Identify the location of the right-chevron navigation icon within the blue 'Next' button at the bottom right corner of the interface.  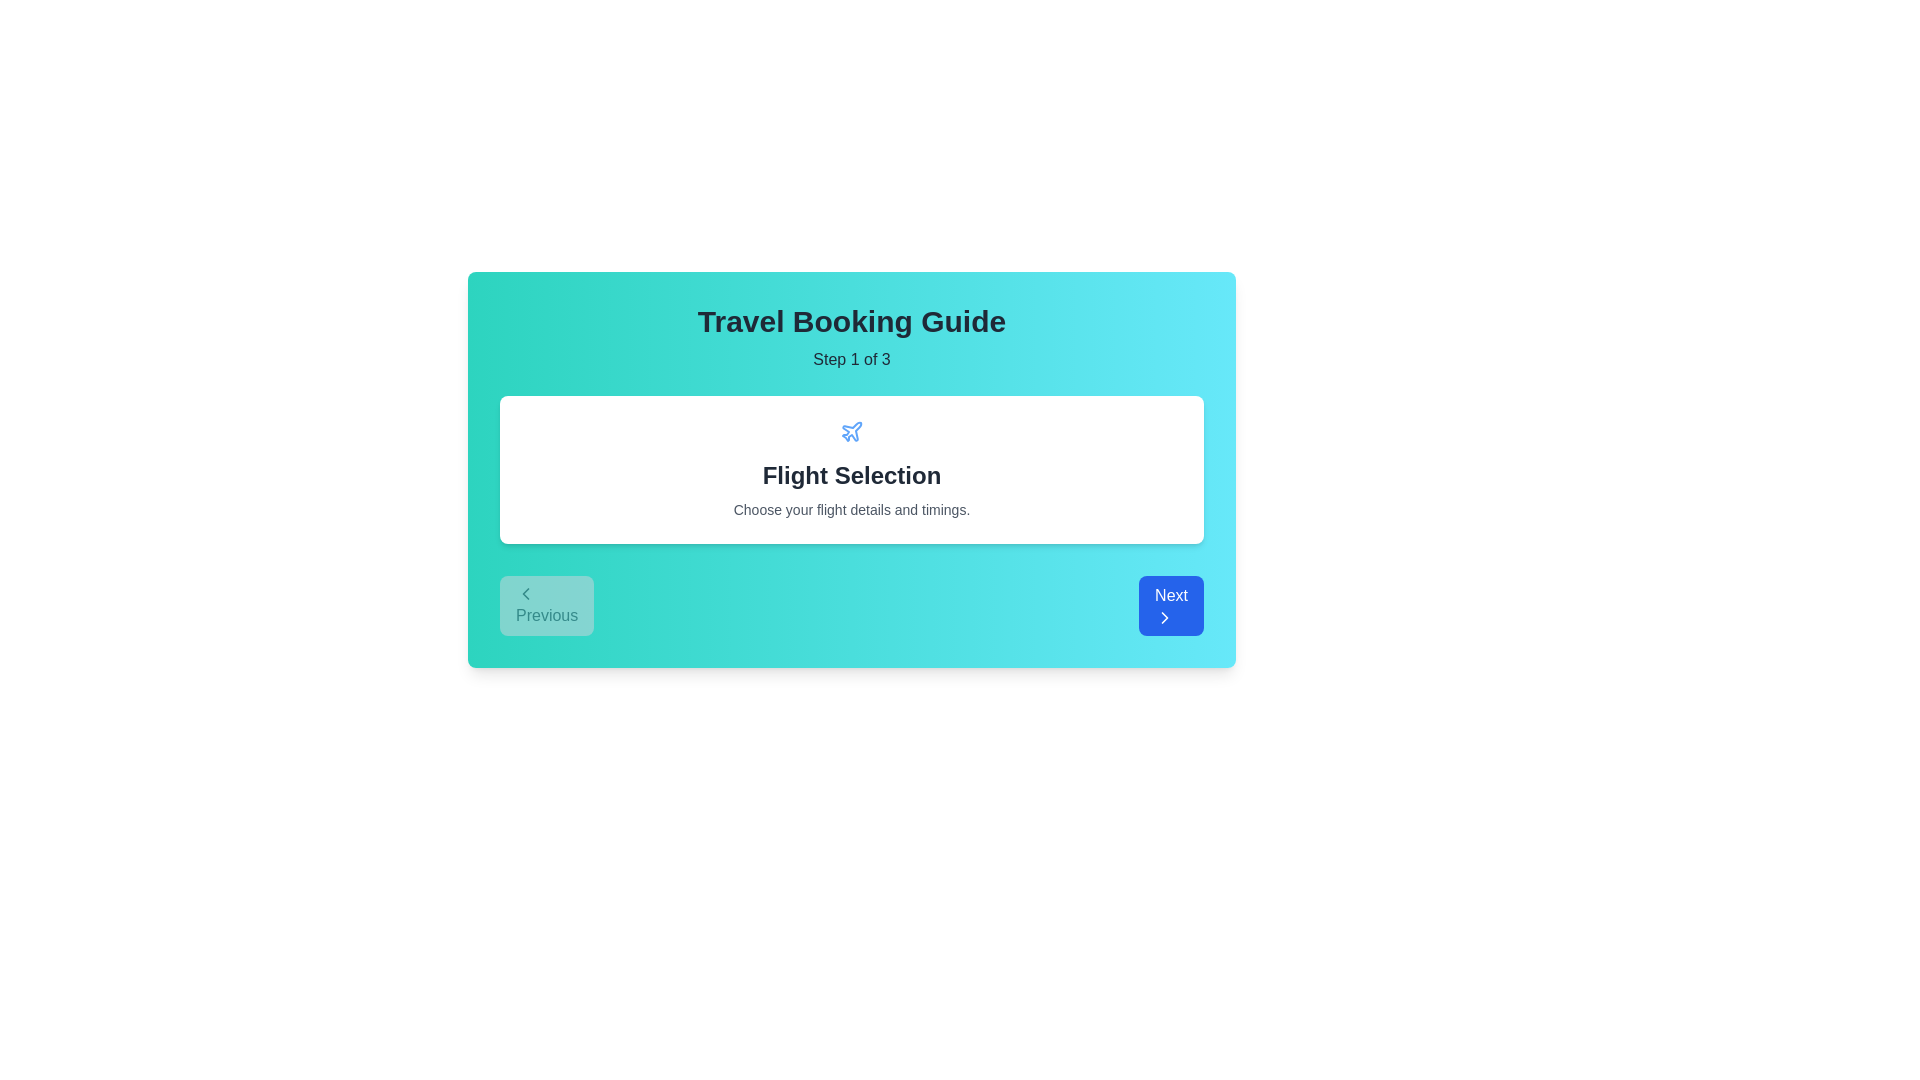
(1165, 616).